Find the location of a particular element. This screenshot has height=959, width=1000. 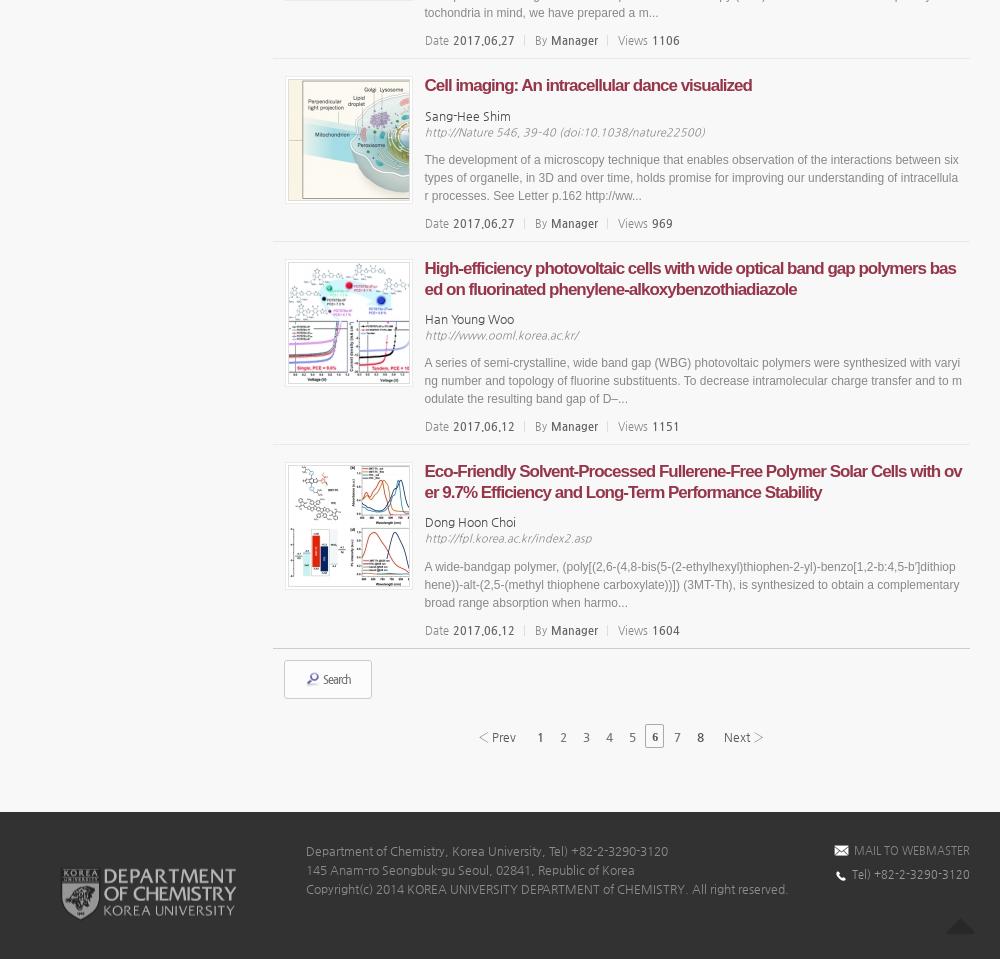

'6' is located at coordinates (654, 735).